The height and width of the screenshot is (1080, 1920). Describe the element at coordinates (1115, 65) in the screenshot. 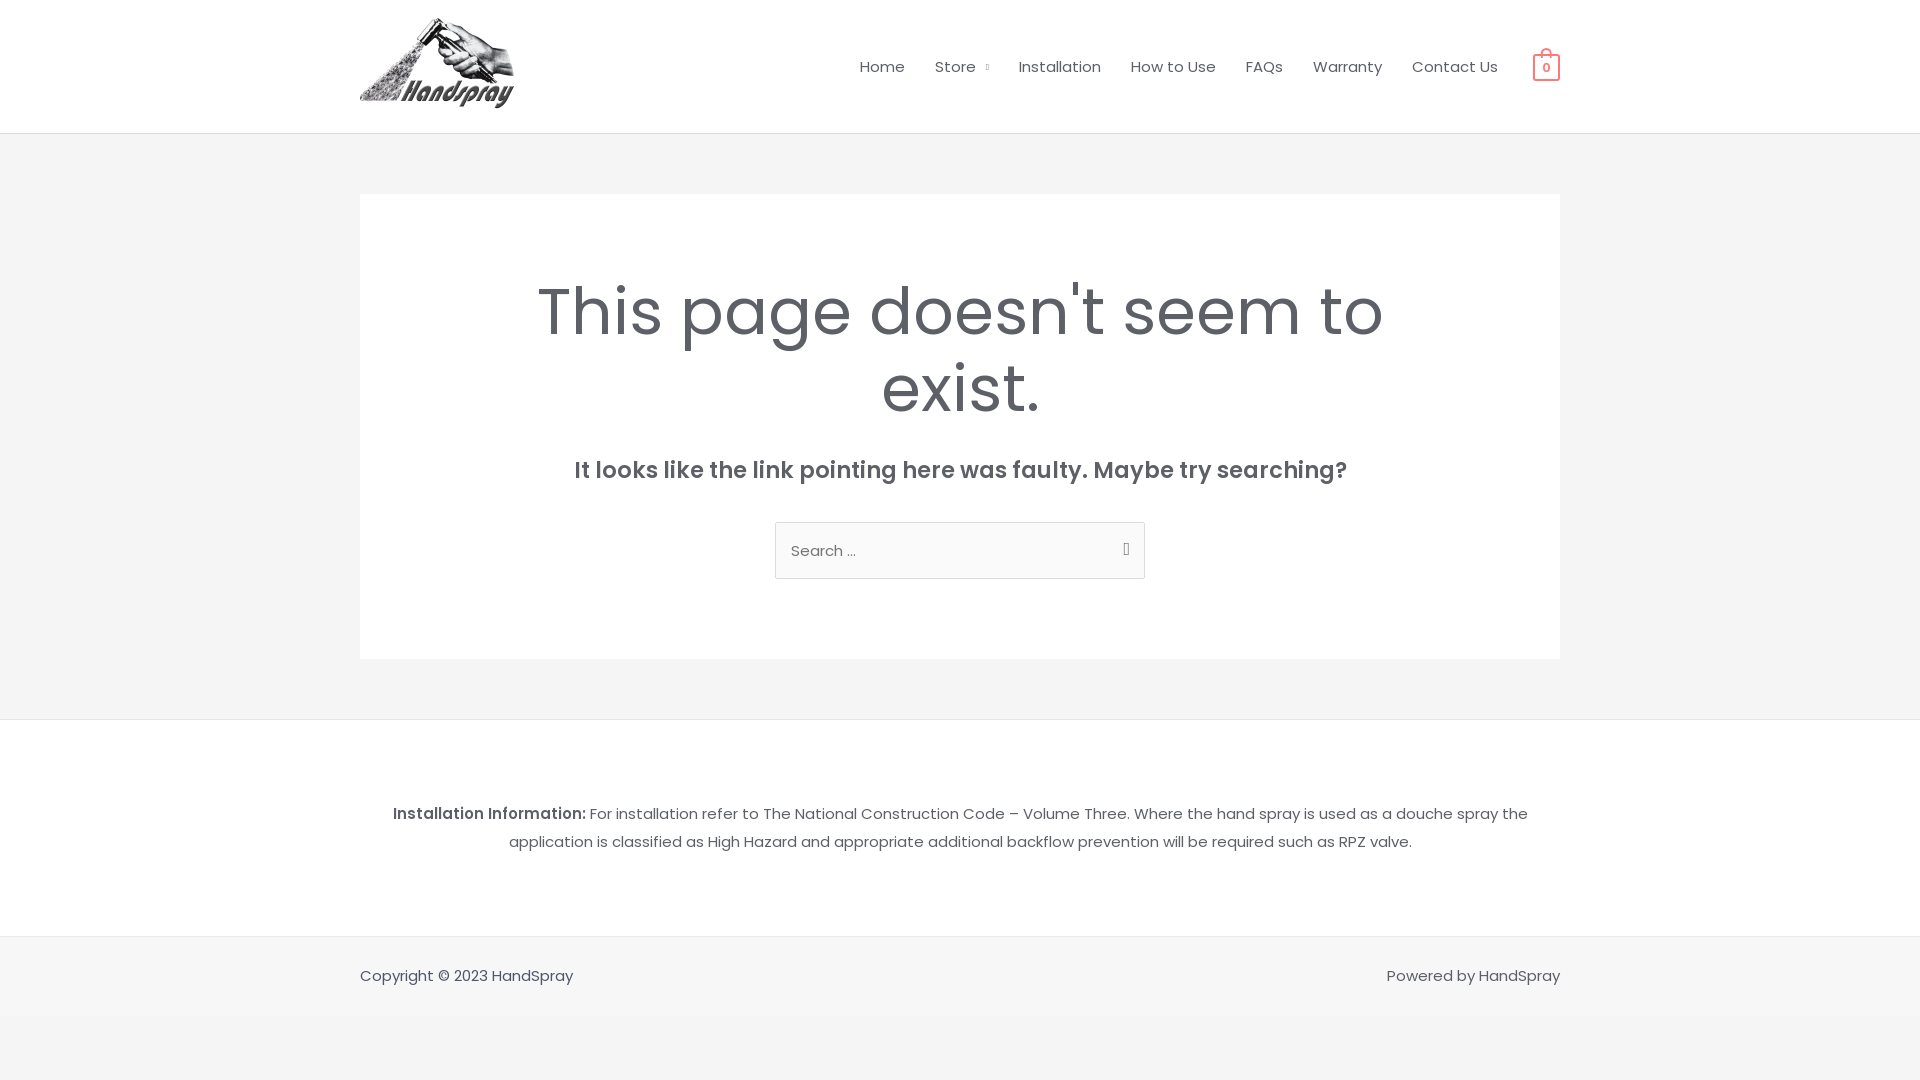

I see `'How to Use'` at that location.